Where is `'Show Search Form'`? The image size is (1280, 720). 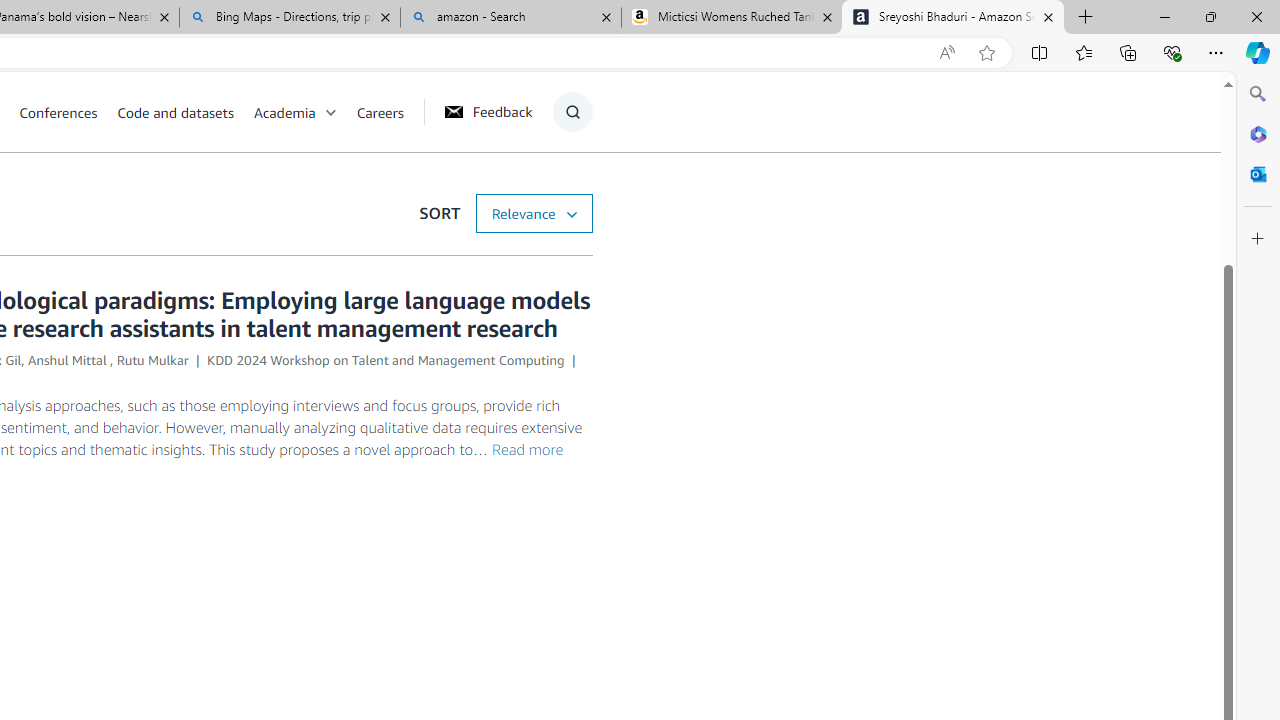 'Show Search Form' is located at coordinates (571, 111).